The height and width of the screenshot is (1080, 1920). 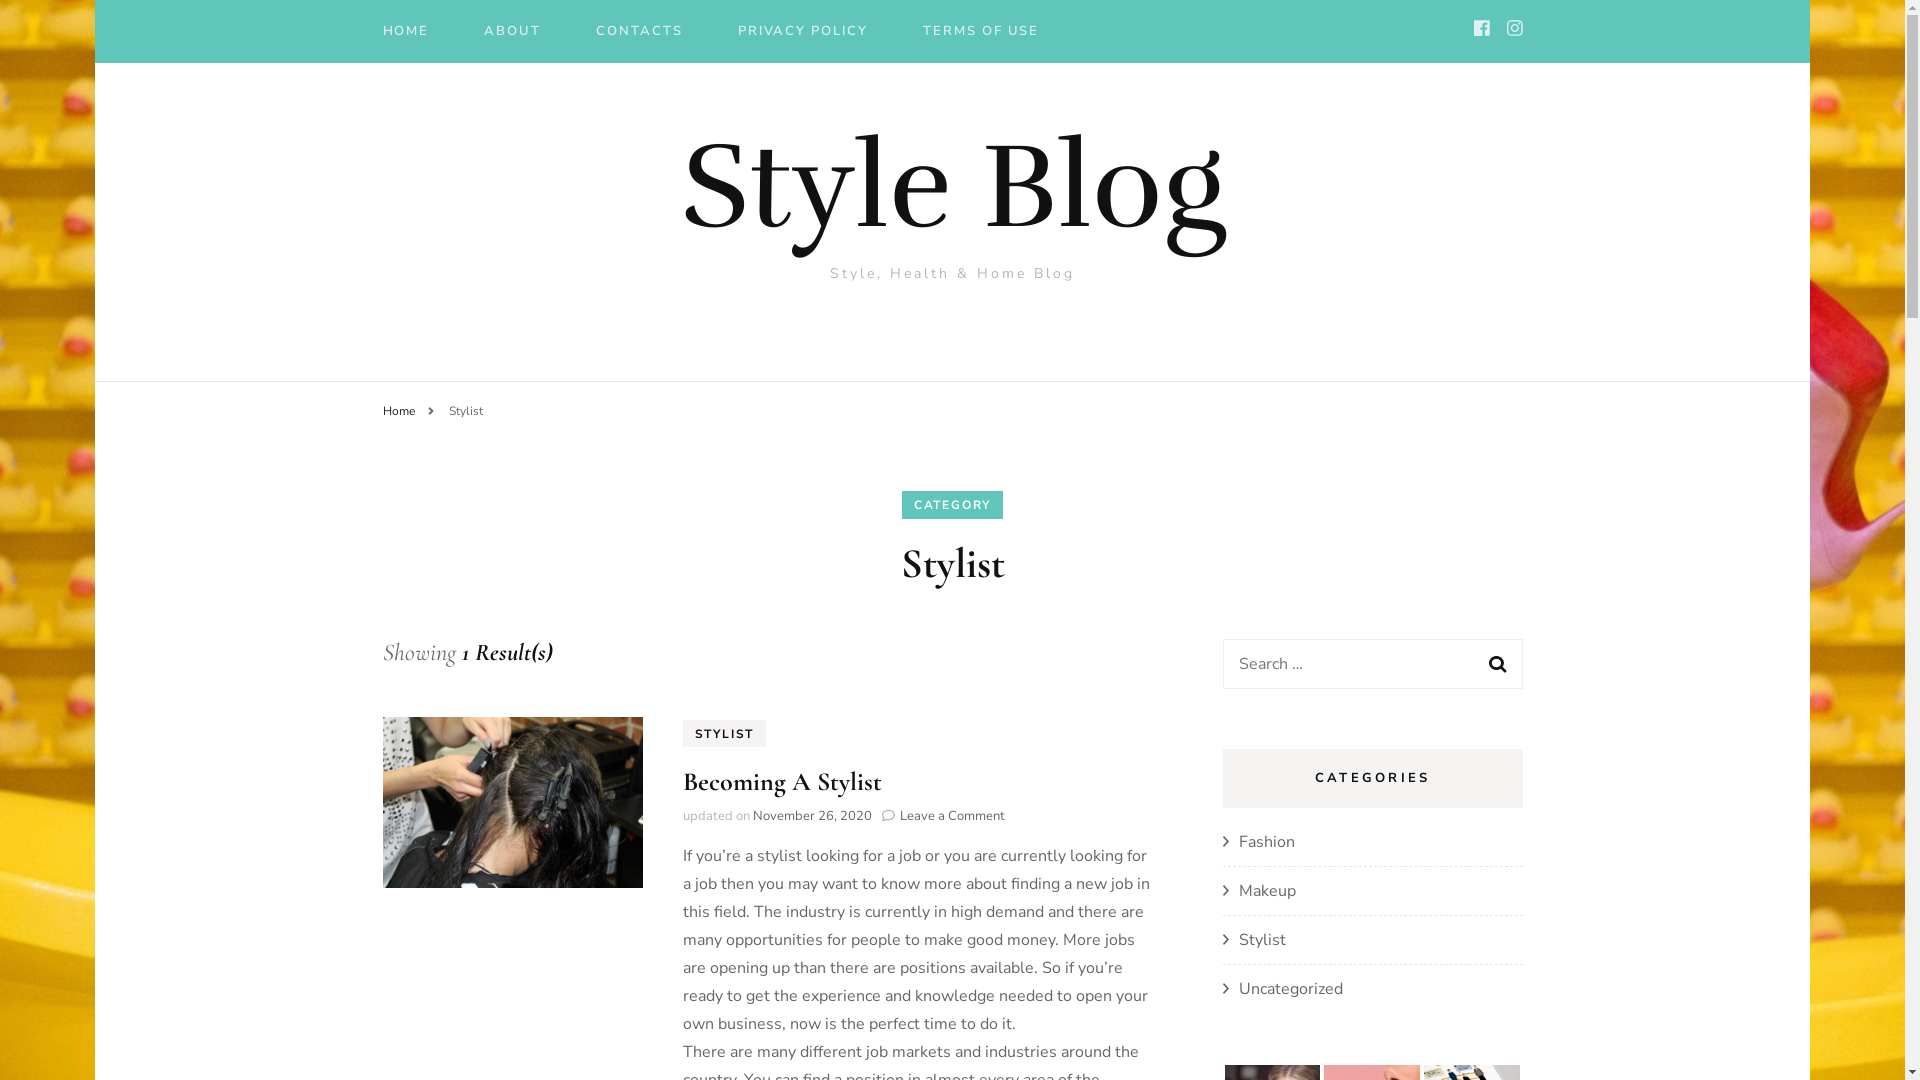 What do you see at coordinates (802, 33) in the screenshot?
I see `'PRIVACY POLICY'` at bounding box center [802, 33].